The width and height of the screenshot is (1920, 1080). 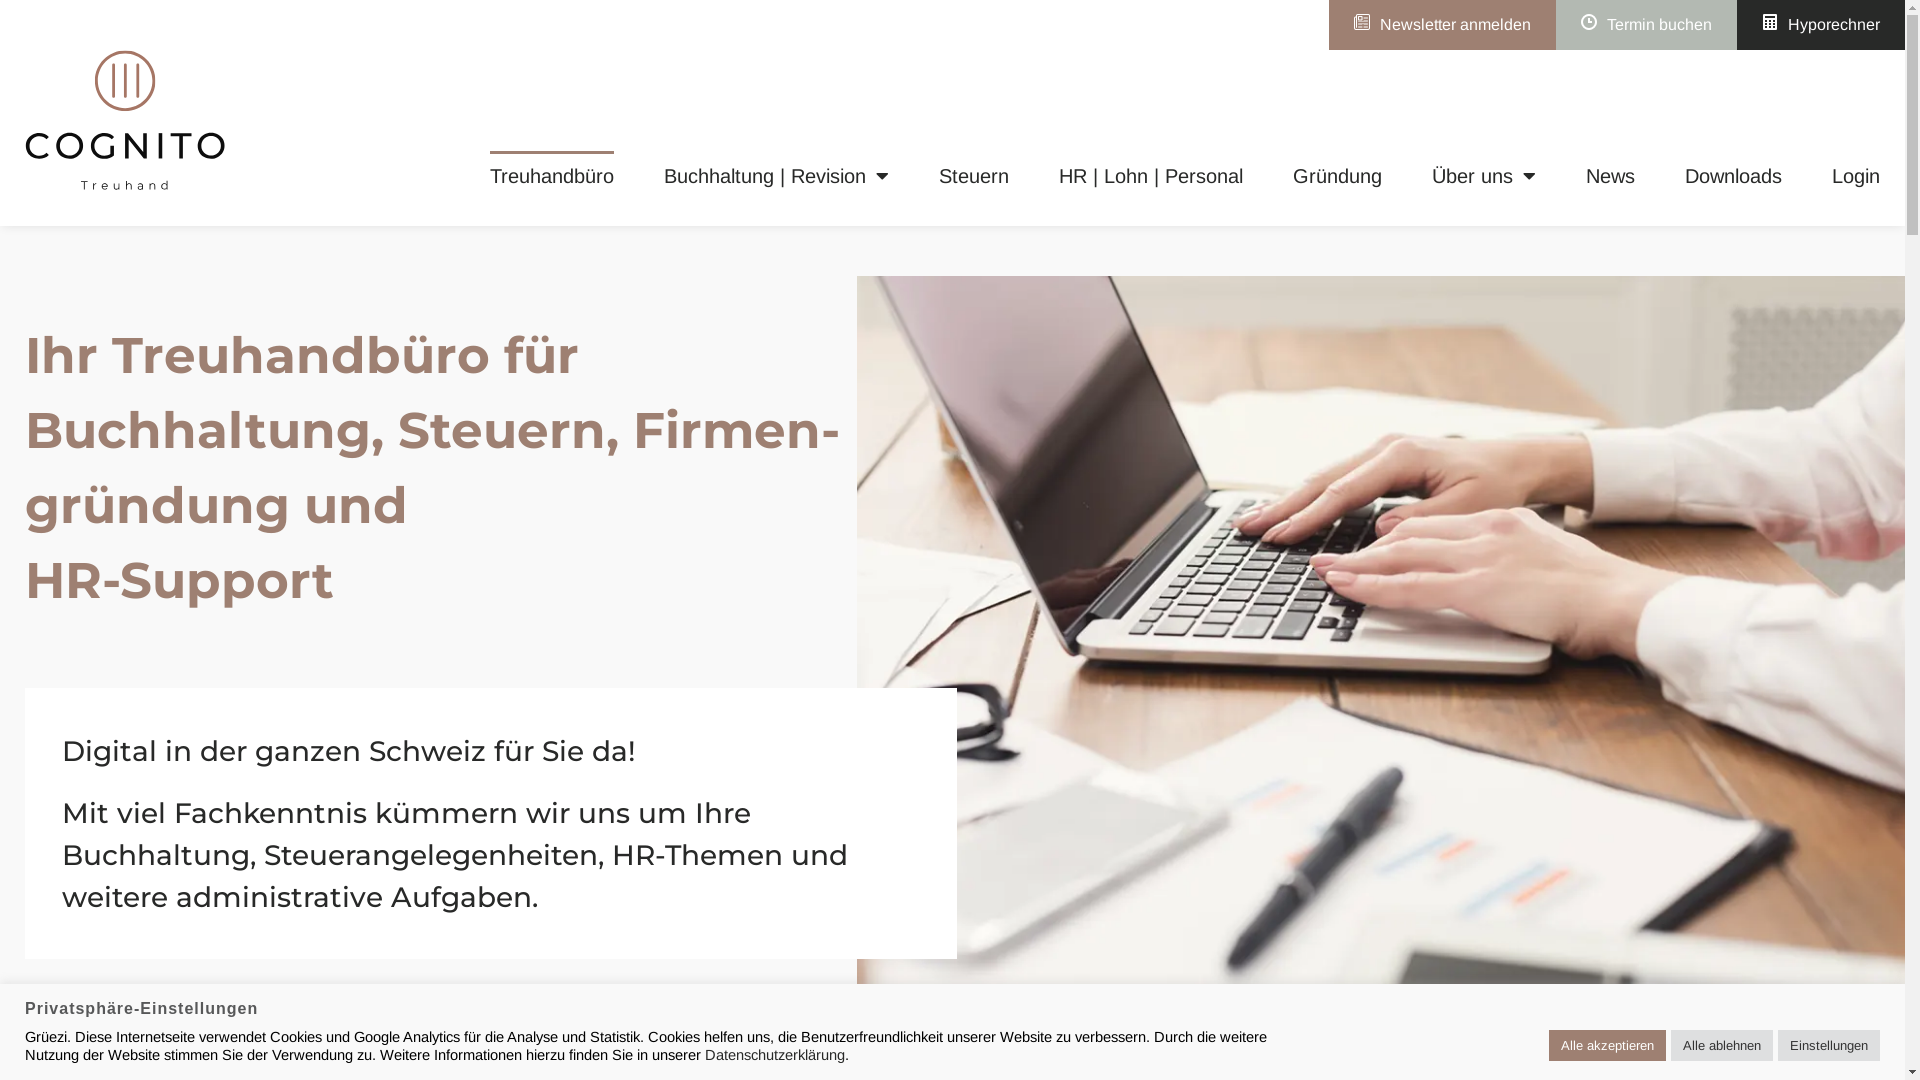 I want to click on 'Alle akzeptieren', so click(x=1548, y=1044).